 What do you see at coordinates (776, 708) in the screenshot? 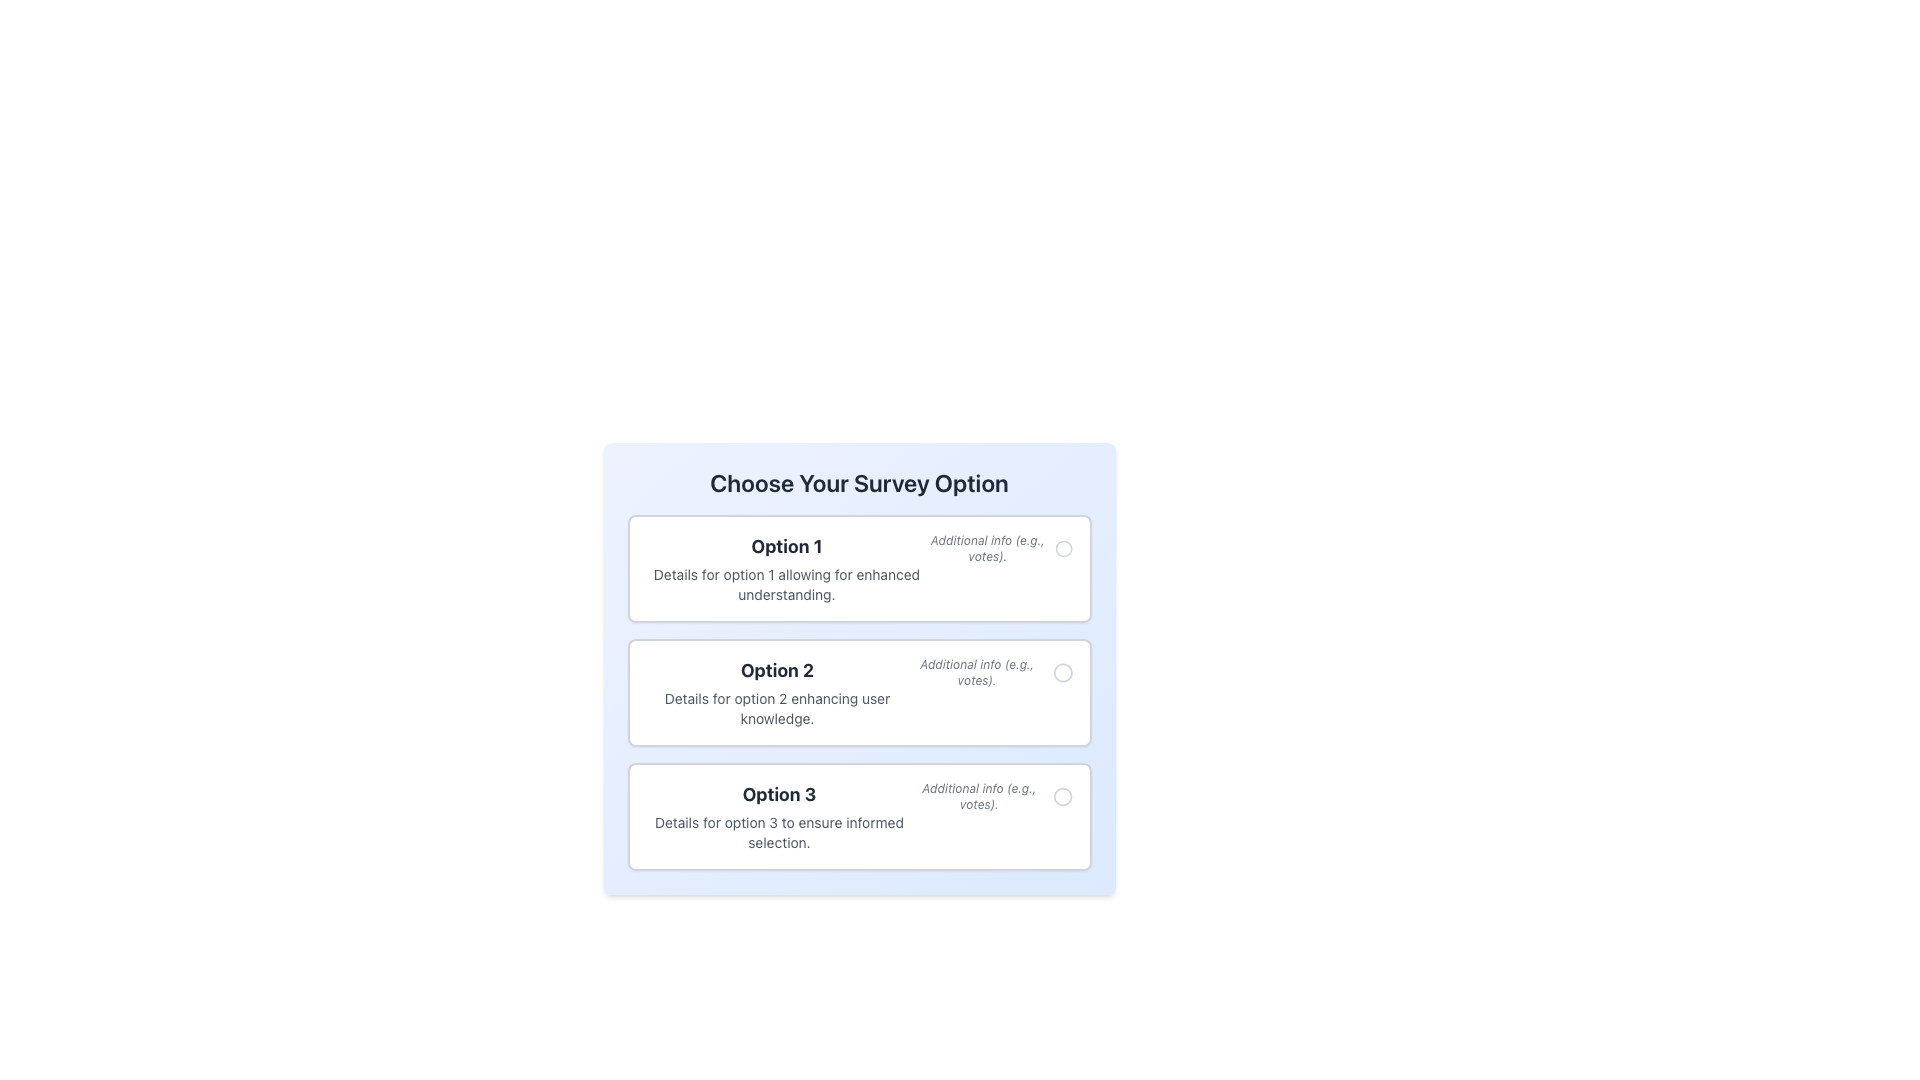
I see `the Text Label containing 'Details for option 2 enhancing user knowledge.' which is located under the title 'Option 2' in the second card of the survey options` at bounding box center [776, 708].